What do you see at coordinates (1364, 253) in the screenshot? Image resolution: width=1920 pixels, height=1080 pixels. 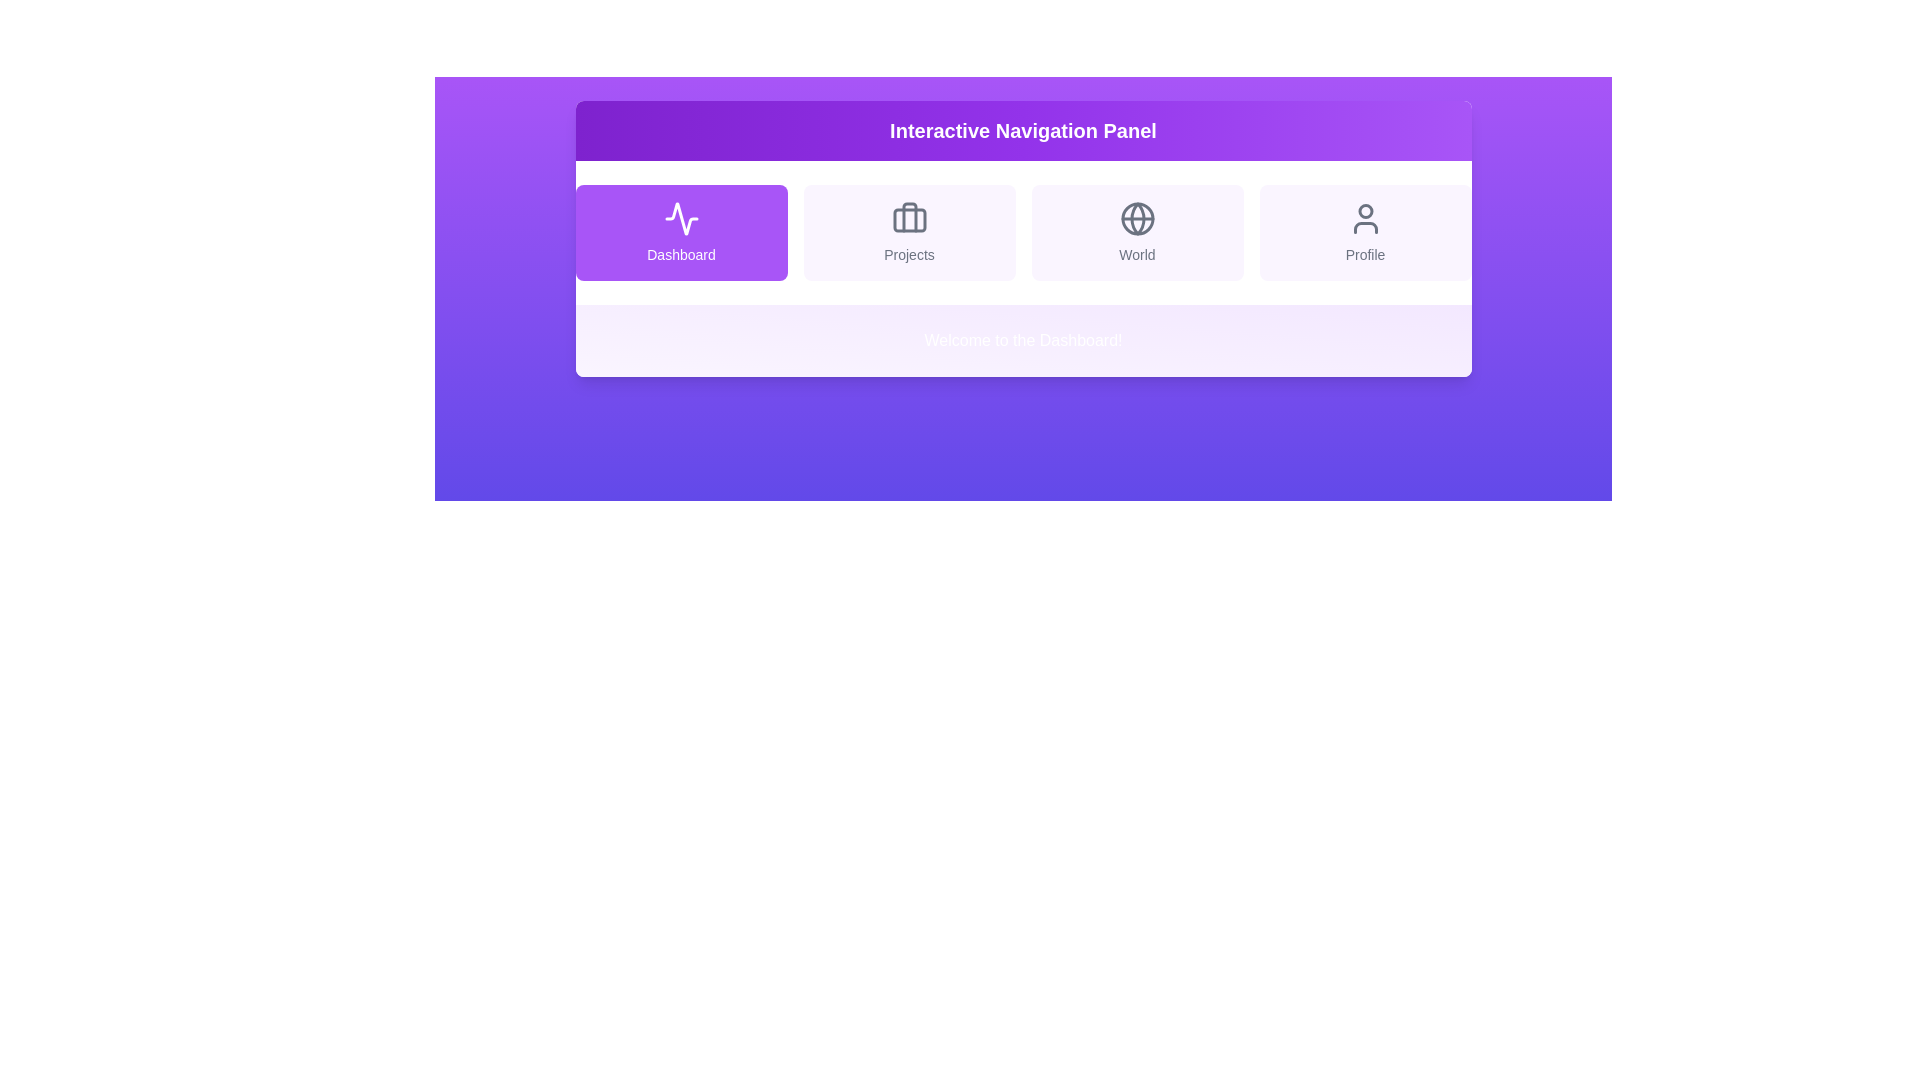 I see `the text label that reads 'Profile', which is located below a user icon within a light purple button in the navigation panel` at bounding box center [1364, 253].